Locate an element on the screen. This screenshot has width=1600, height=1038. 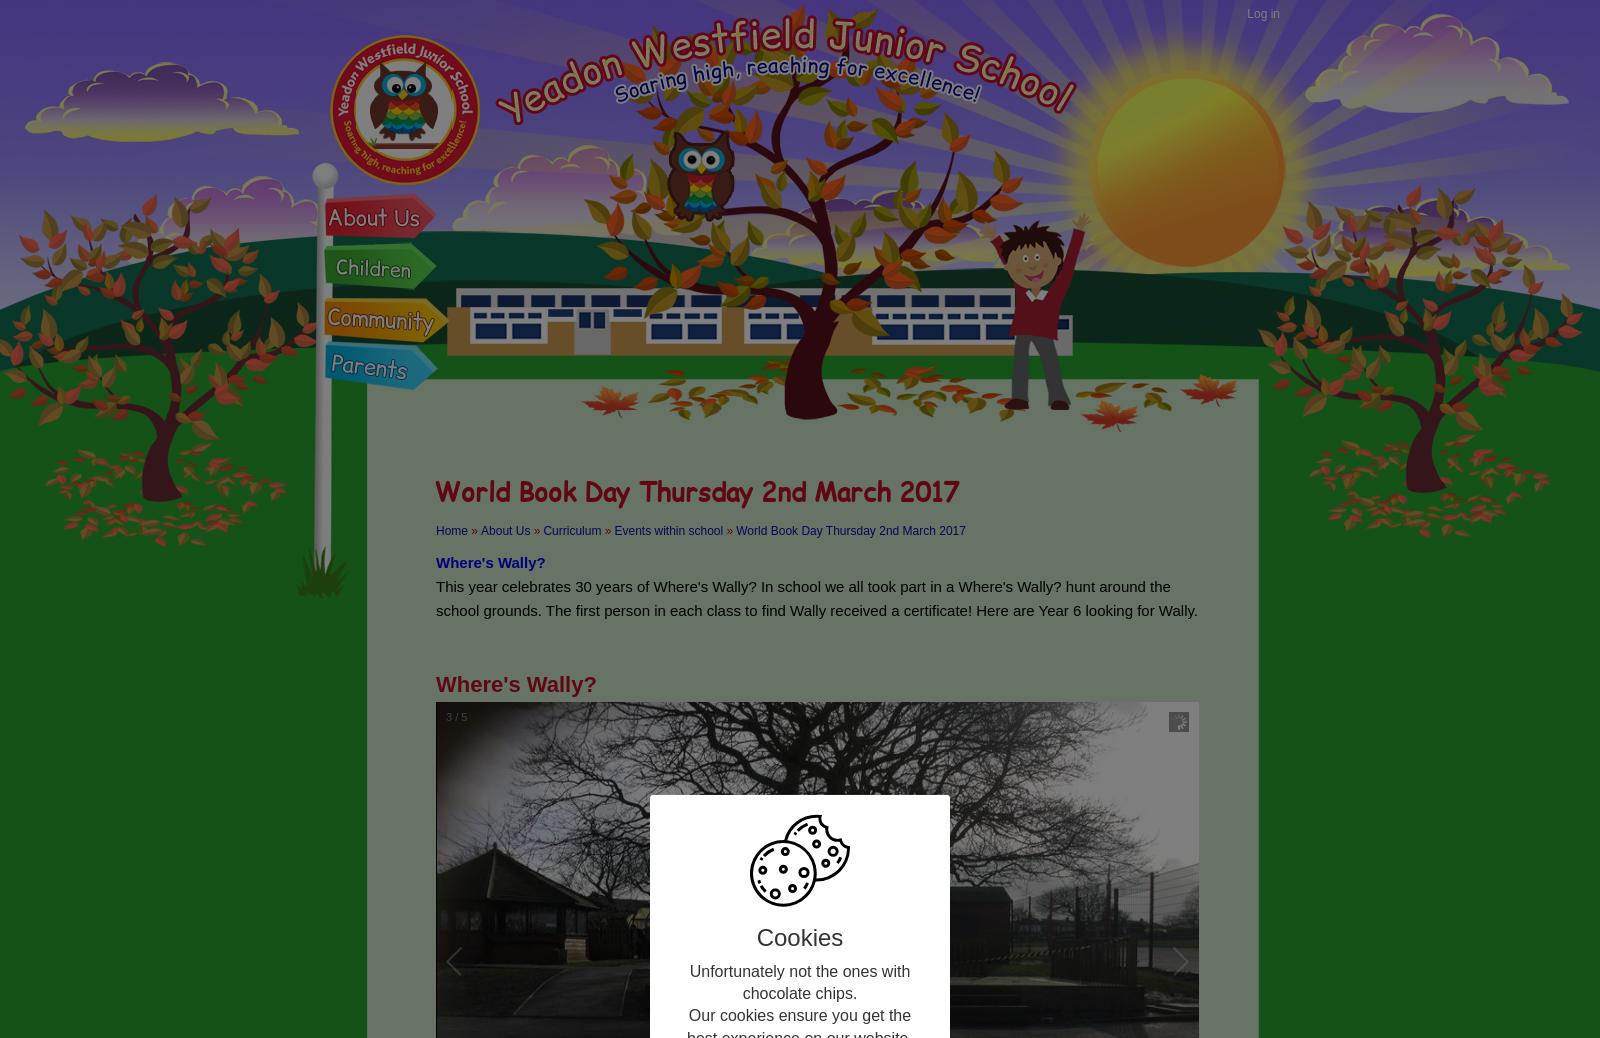
'Cookies' is located at coordinates (799, 936).